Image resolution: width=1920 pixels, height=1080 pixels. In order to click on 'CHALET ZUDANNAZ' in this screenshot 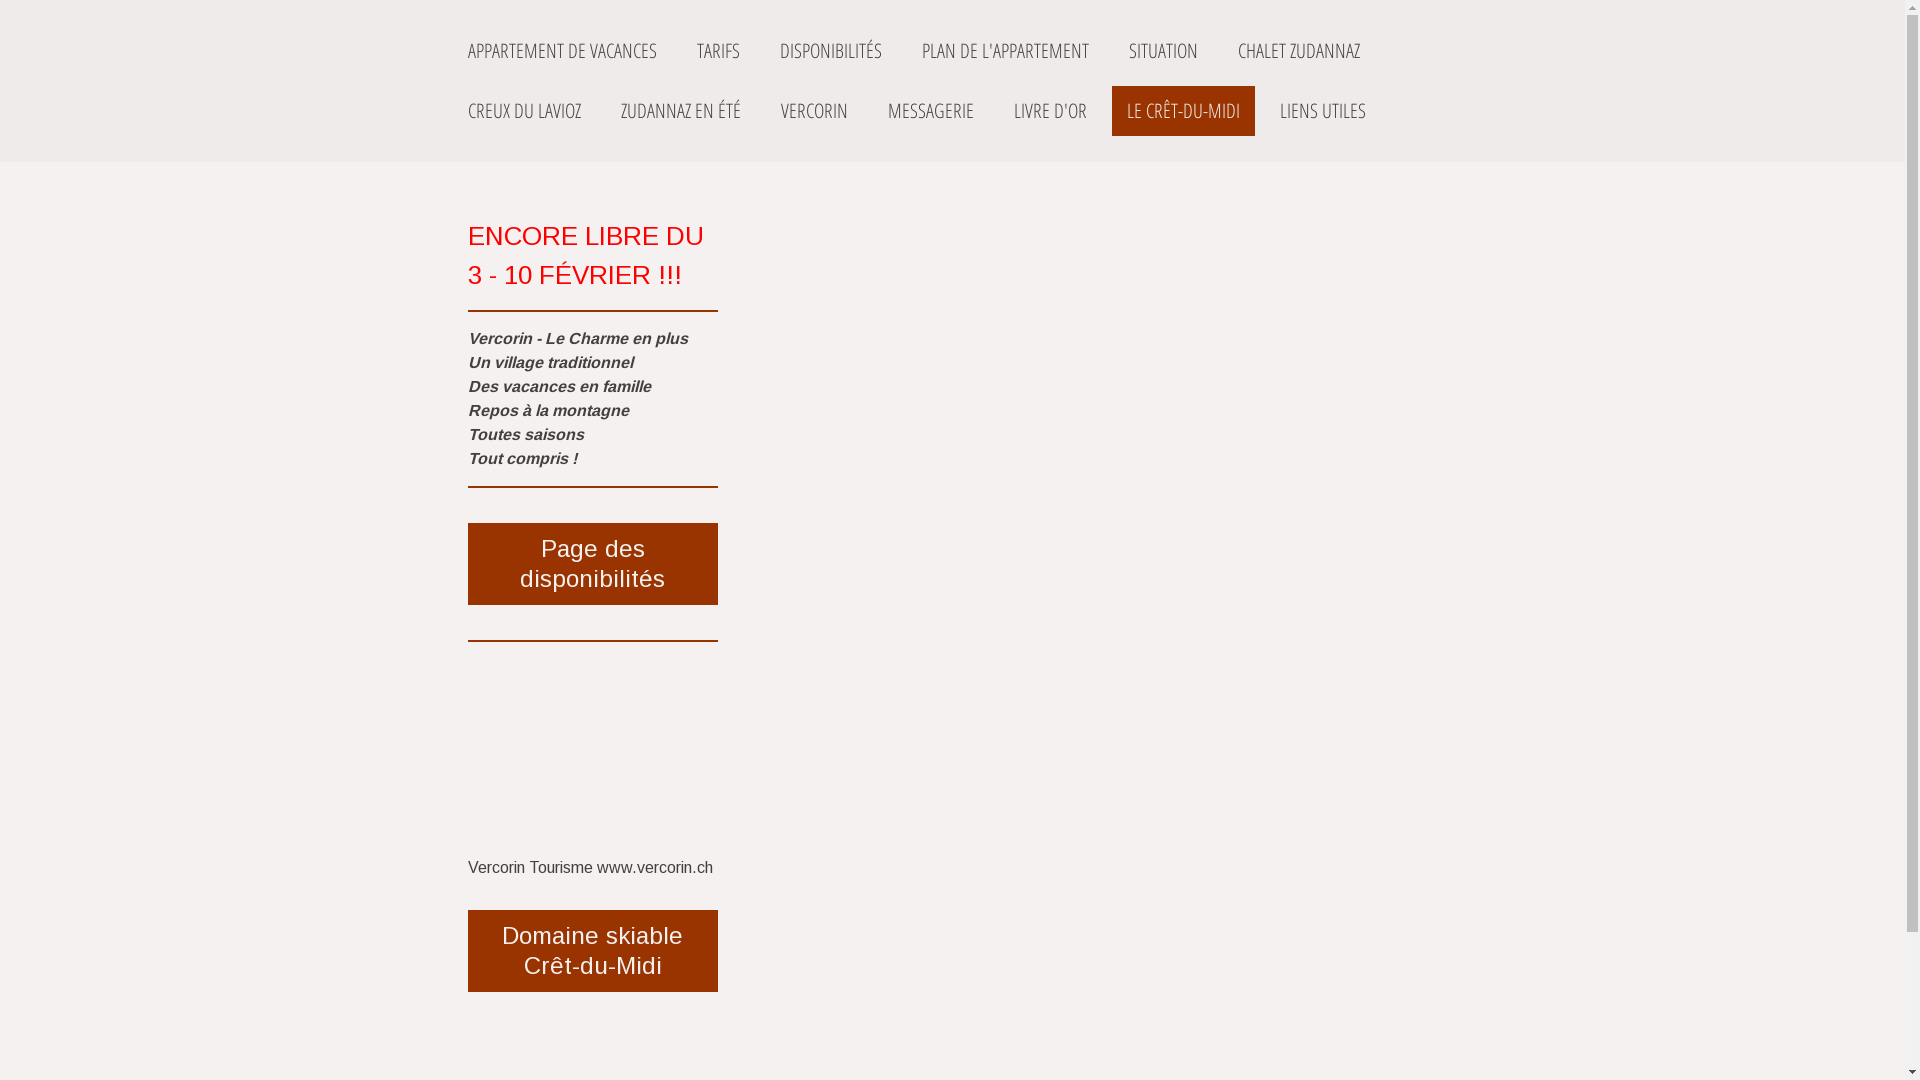, I will do `click(1297, 49)`.